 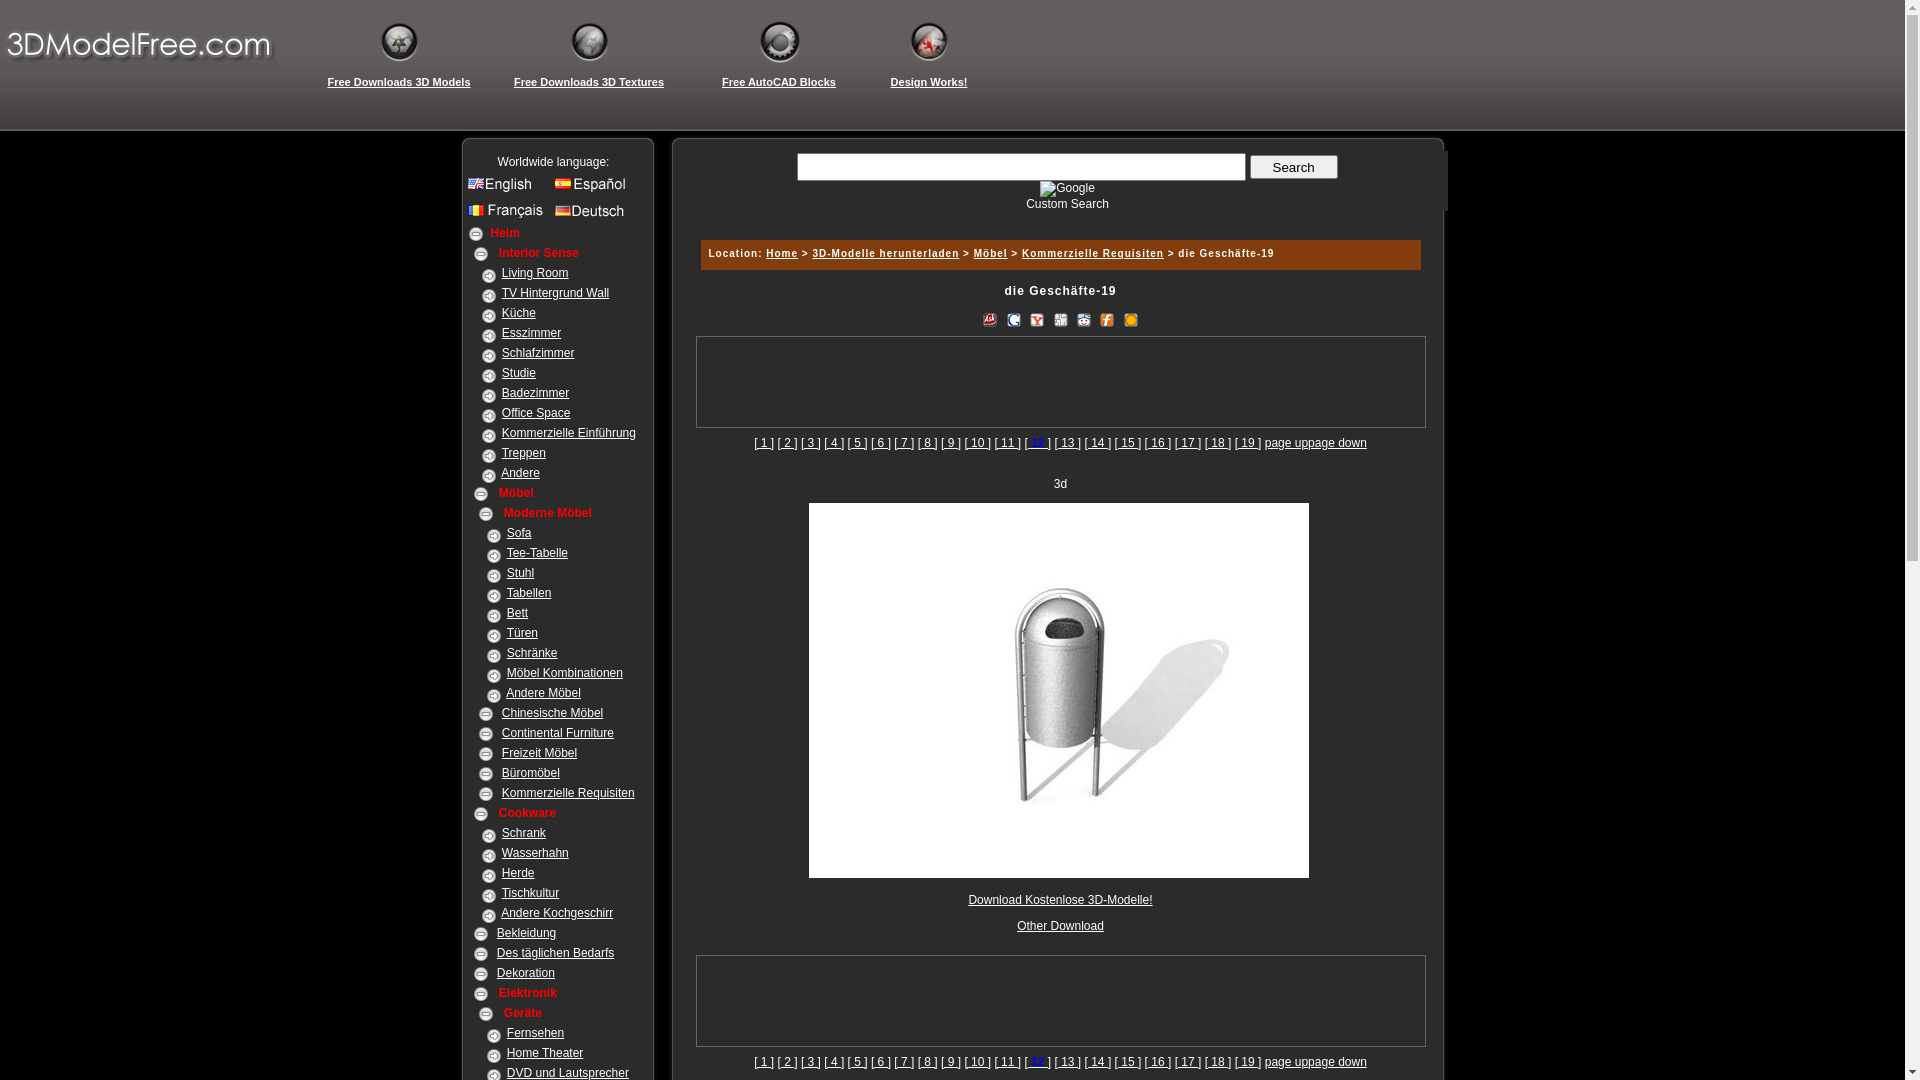 What do you see at coordinates (526, 971) in the screenshot?
I see `'Dekoration'` at bounding box center [526, 971].